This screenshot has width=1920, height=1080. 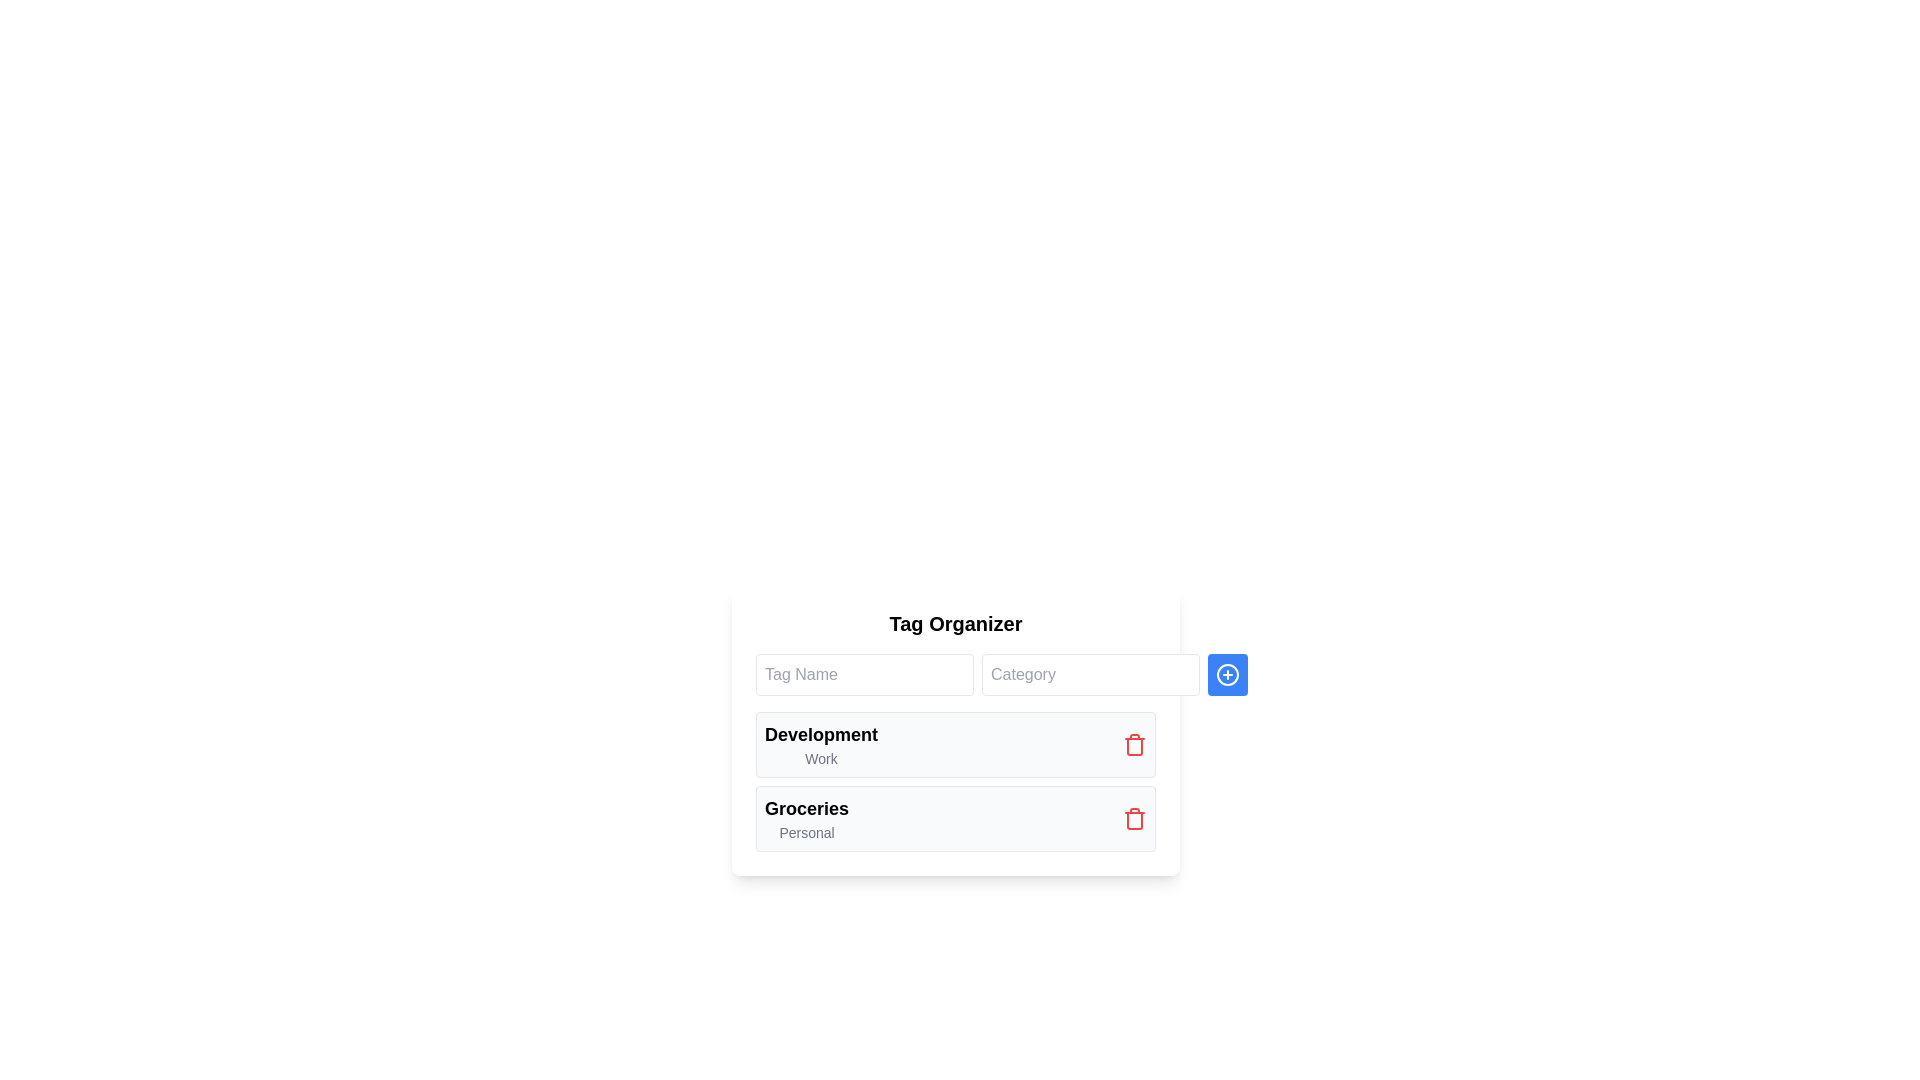 What do you see at coordinates (954, 623) in the screenshot?
I see `the bold header text titled 'Tag Organizer', which is styled with a larger font size and centered alignment, located at the top of a white, rounded rectangle panel` at bounding box center [954, 623].